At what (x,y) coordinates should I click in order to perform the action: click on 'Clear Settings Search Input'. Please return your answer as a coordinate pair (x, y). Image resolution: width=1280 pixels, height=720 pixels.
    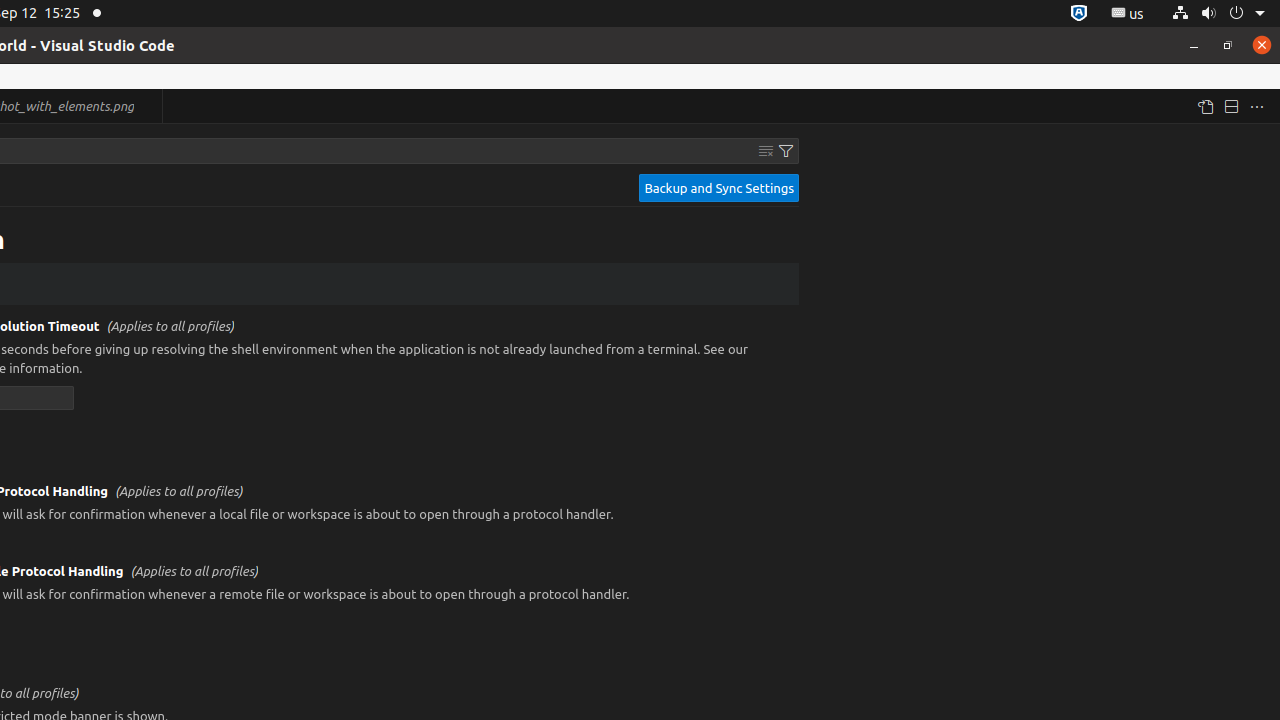
    Looking at the image, I should click on (764, 149).